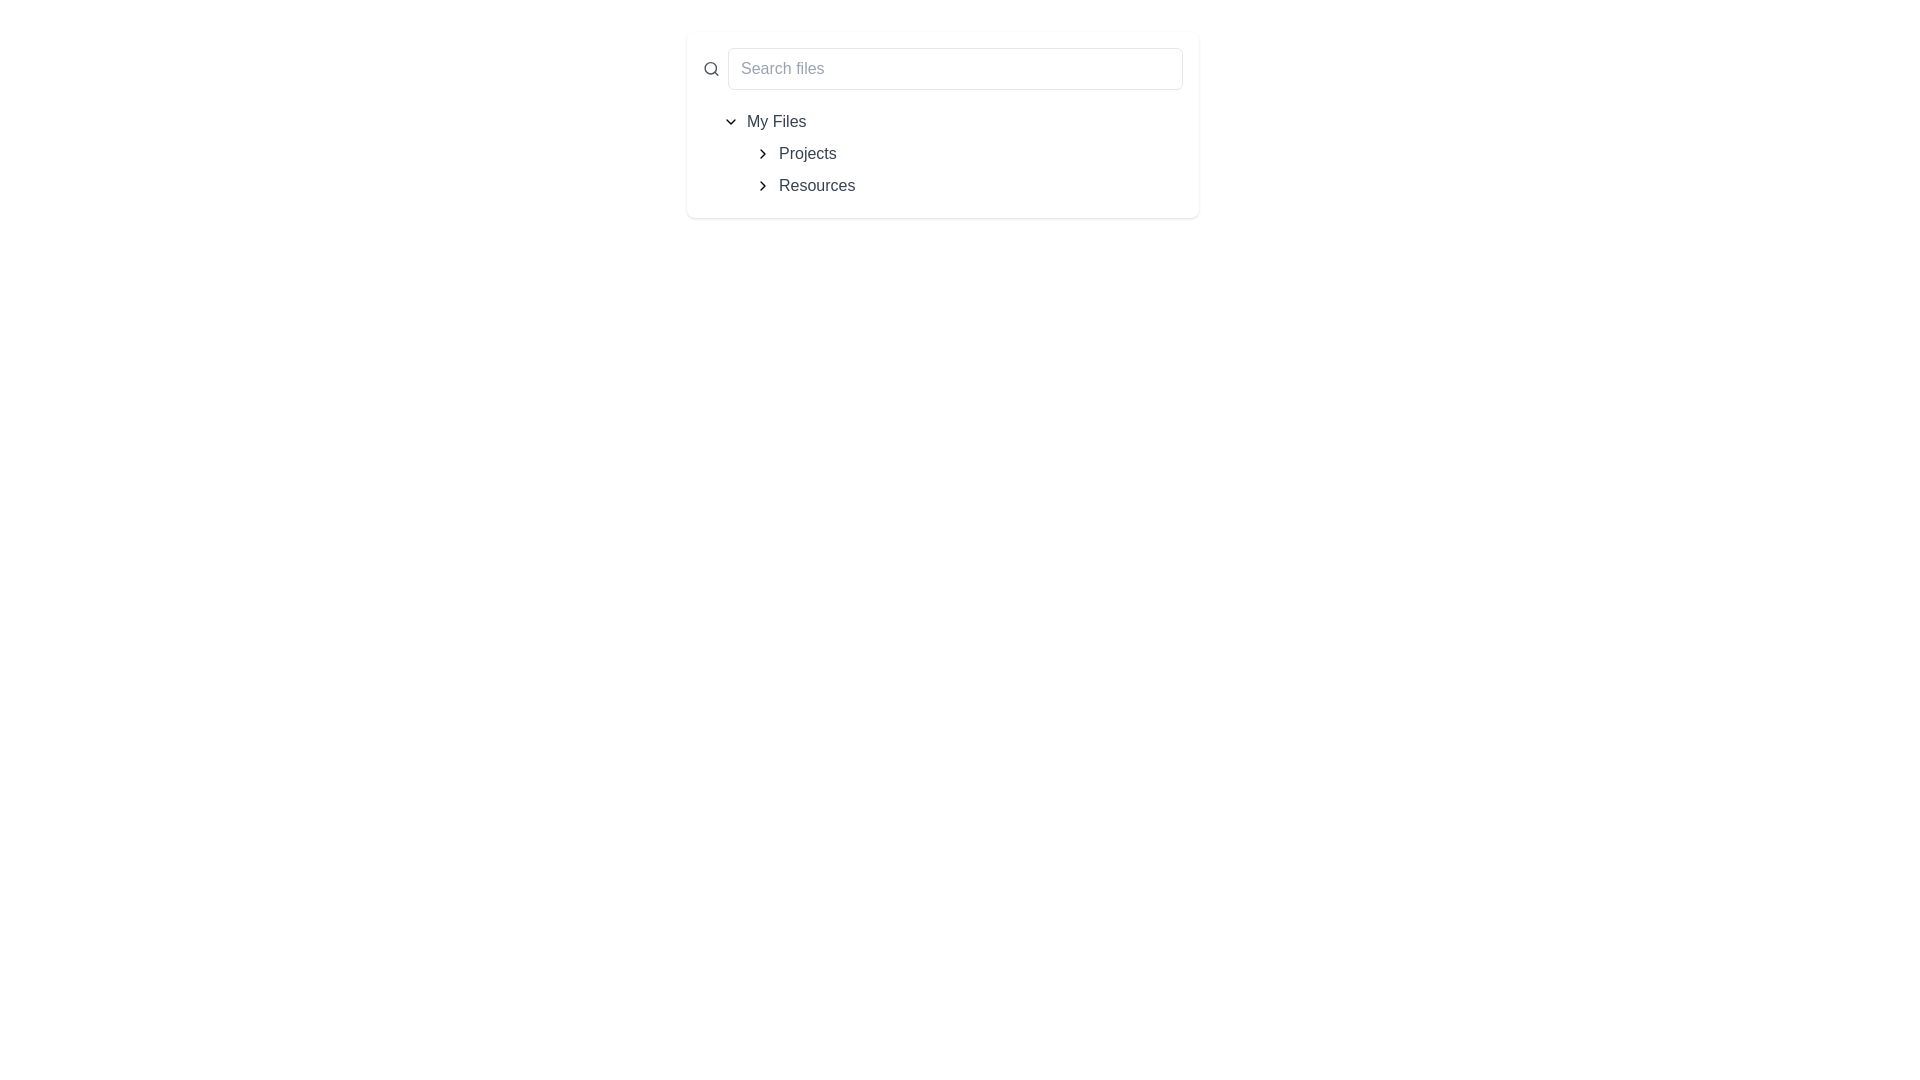 This screenshot has height=1080, width=1920. What do you see at coordinates (729, 122) in the screenshot?
I see `the downward-pointing chevron icon located to the left of the 'My Files' text in the list header` at bounding box center [729, 122].